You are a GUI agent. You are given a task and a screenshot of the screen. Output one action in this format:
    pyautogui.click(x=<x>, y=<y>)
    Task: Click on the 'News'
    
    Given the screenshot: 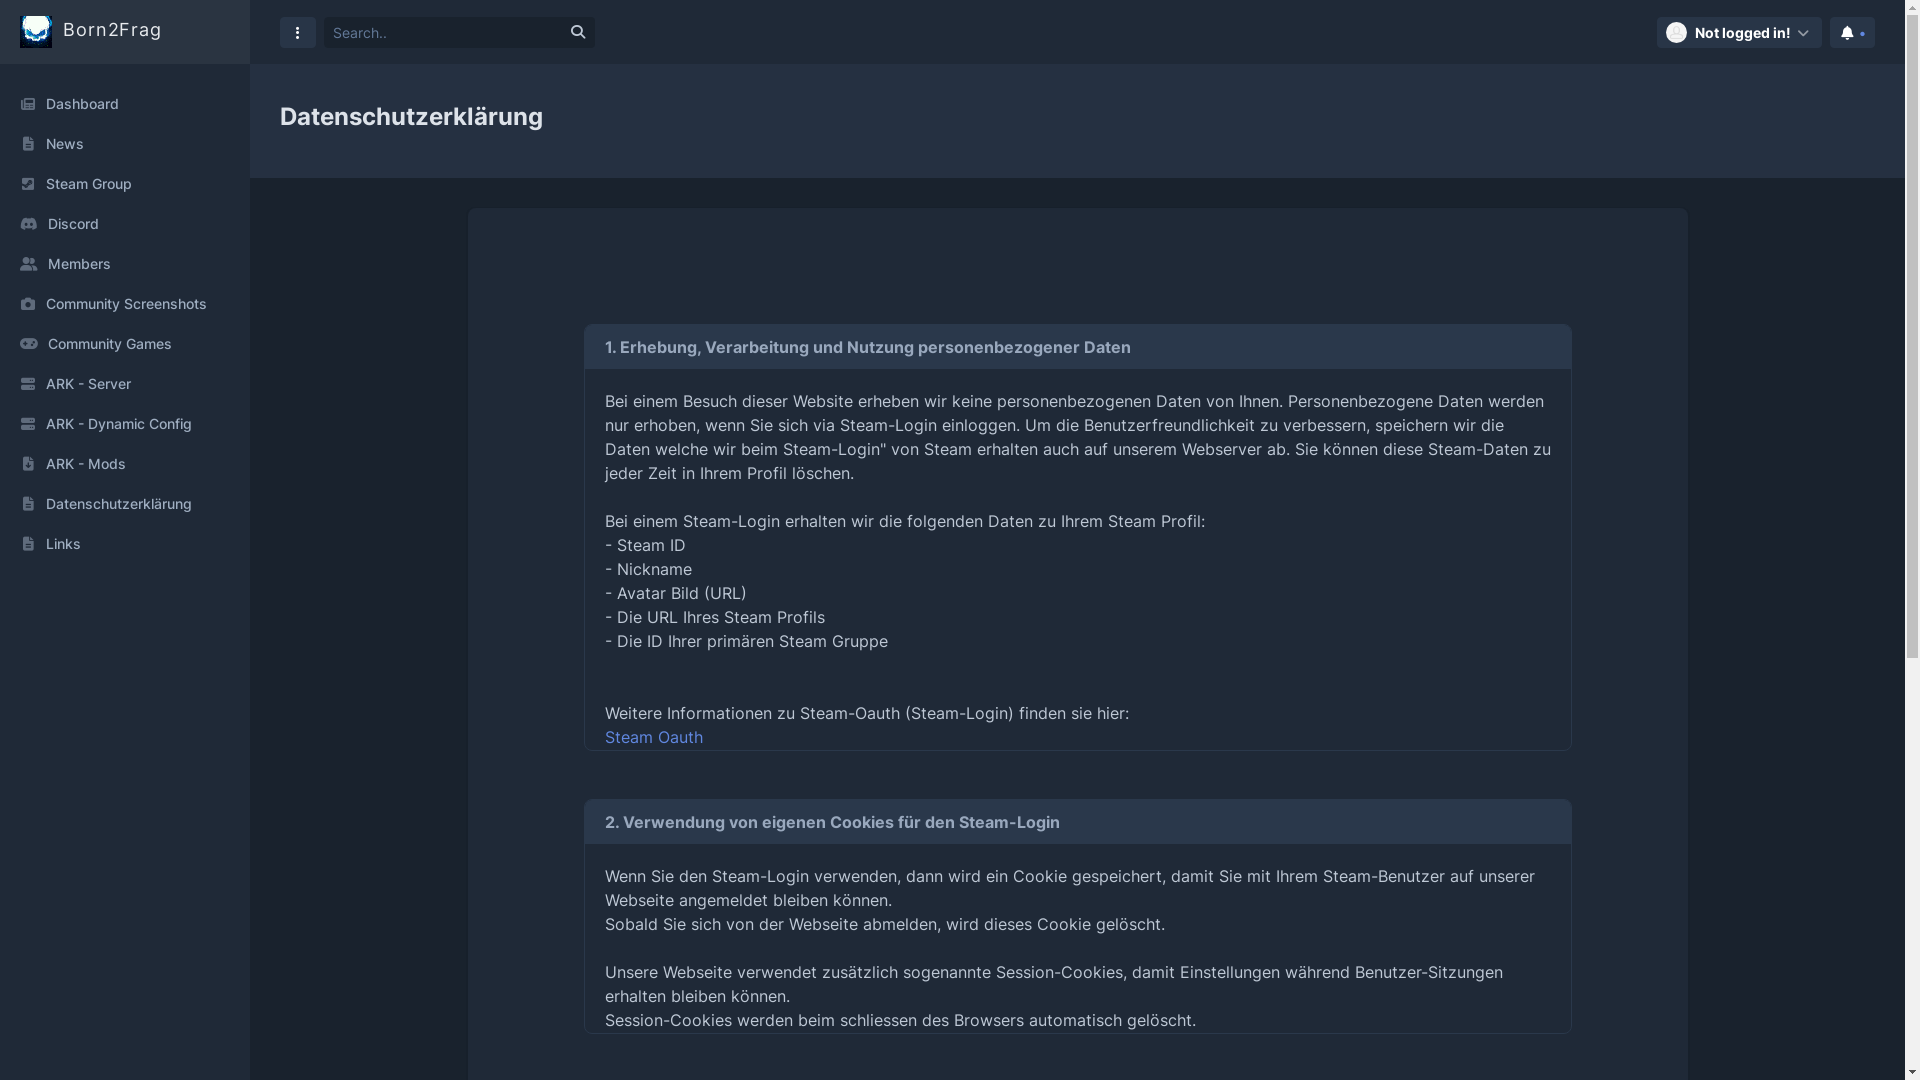 What is the action you would take?
    pyautogui.click(x=123, y=142)
    